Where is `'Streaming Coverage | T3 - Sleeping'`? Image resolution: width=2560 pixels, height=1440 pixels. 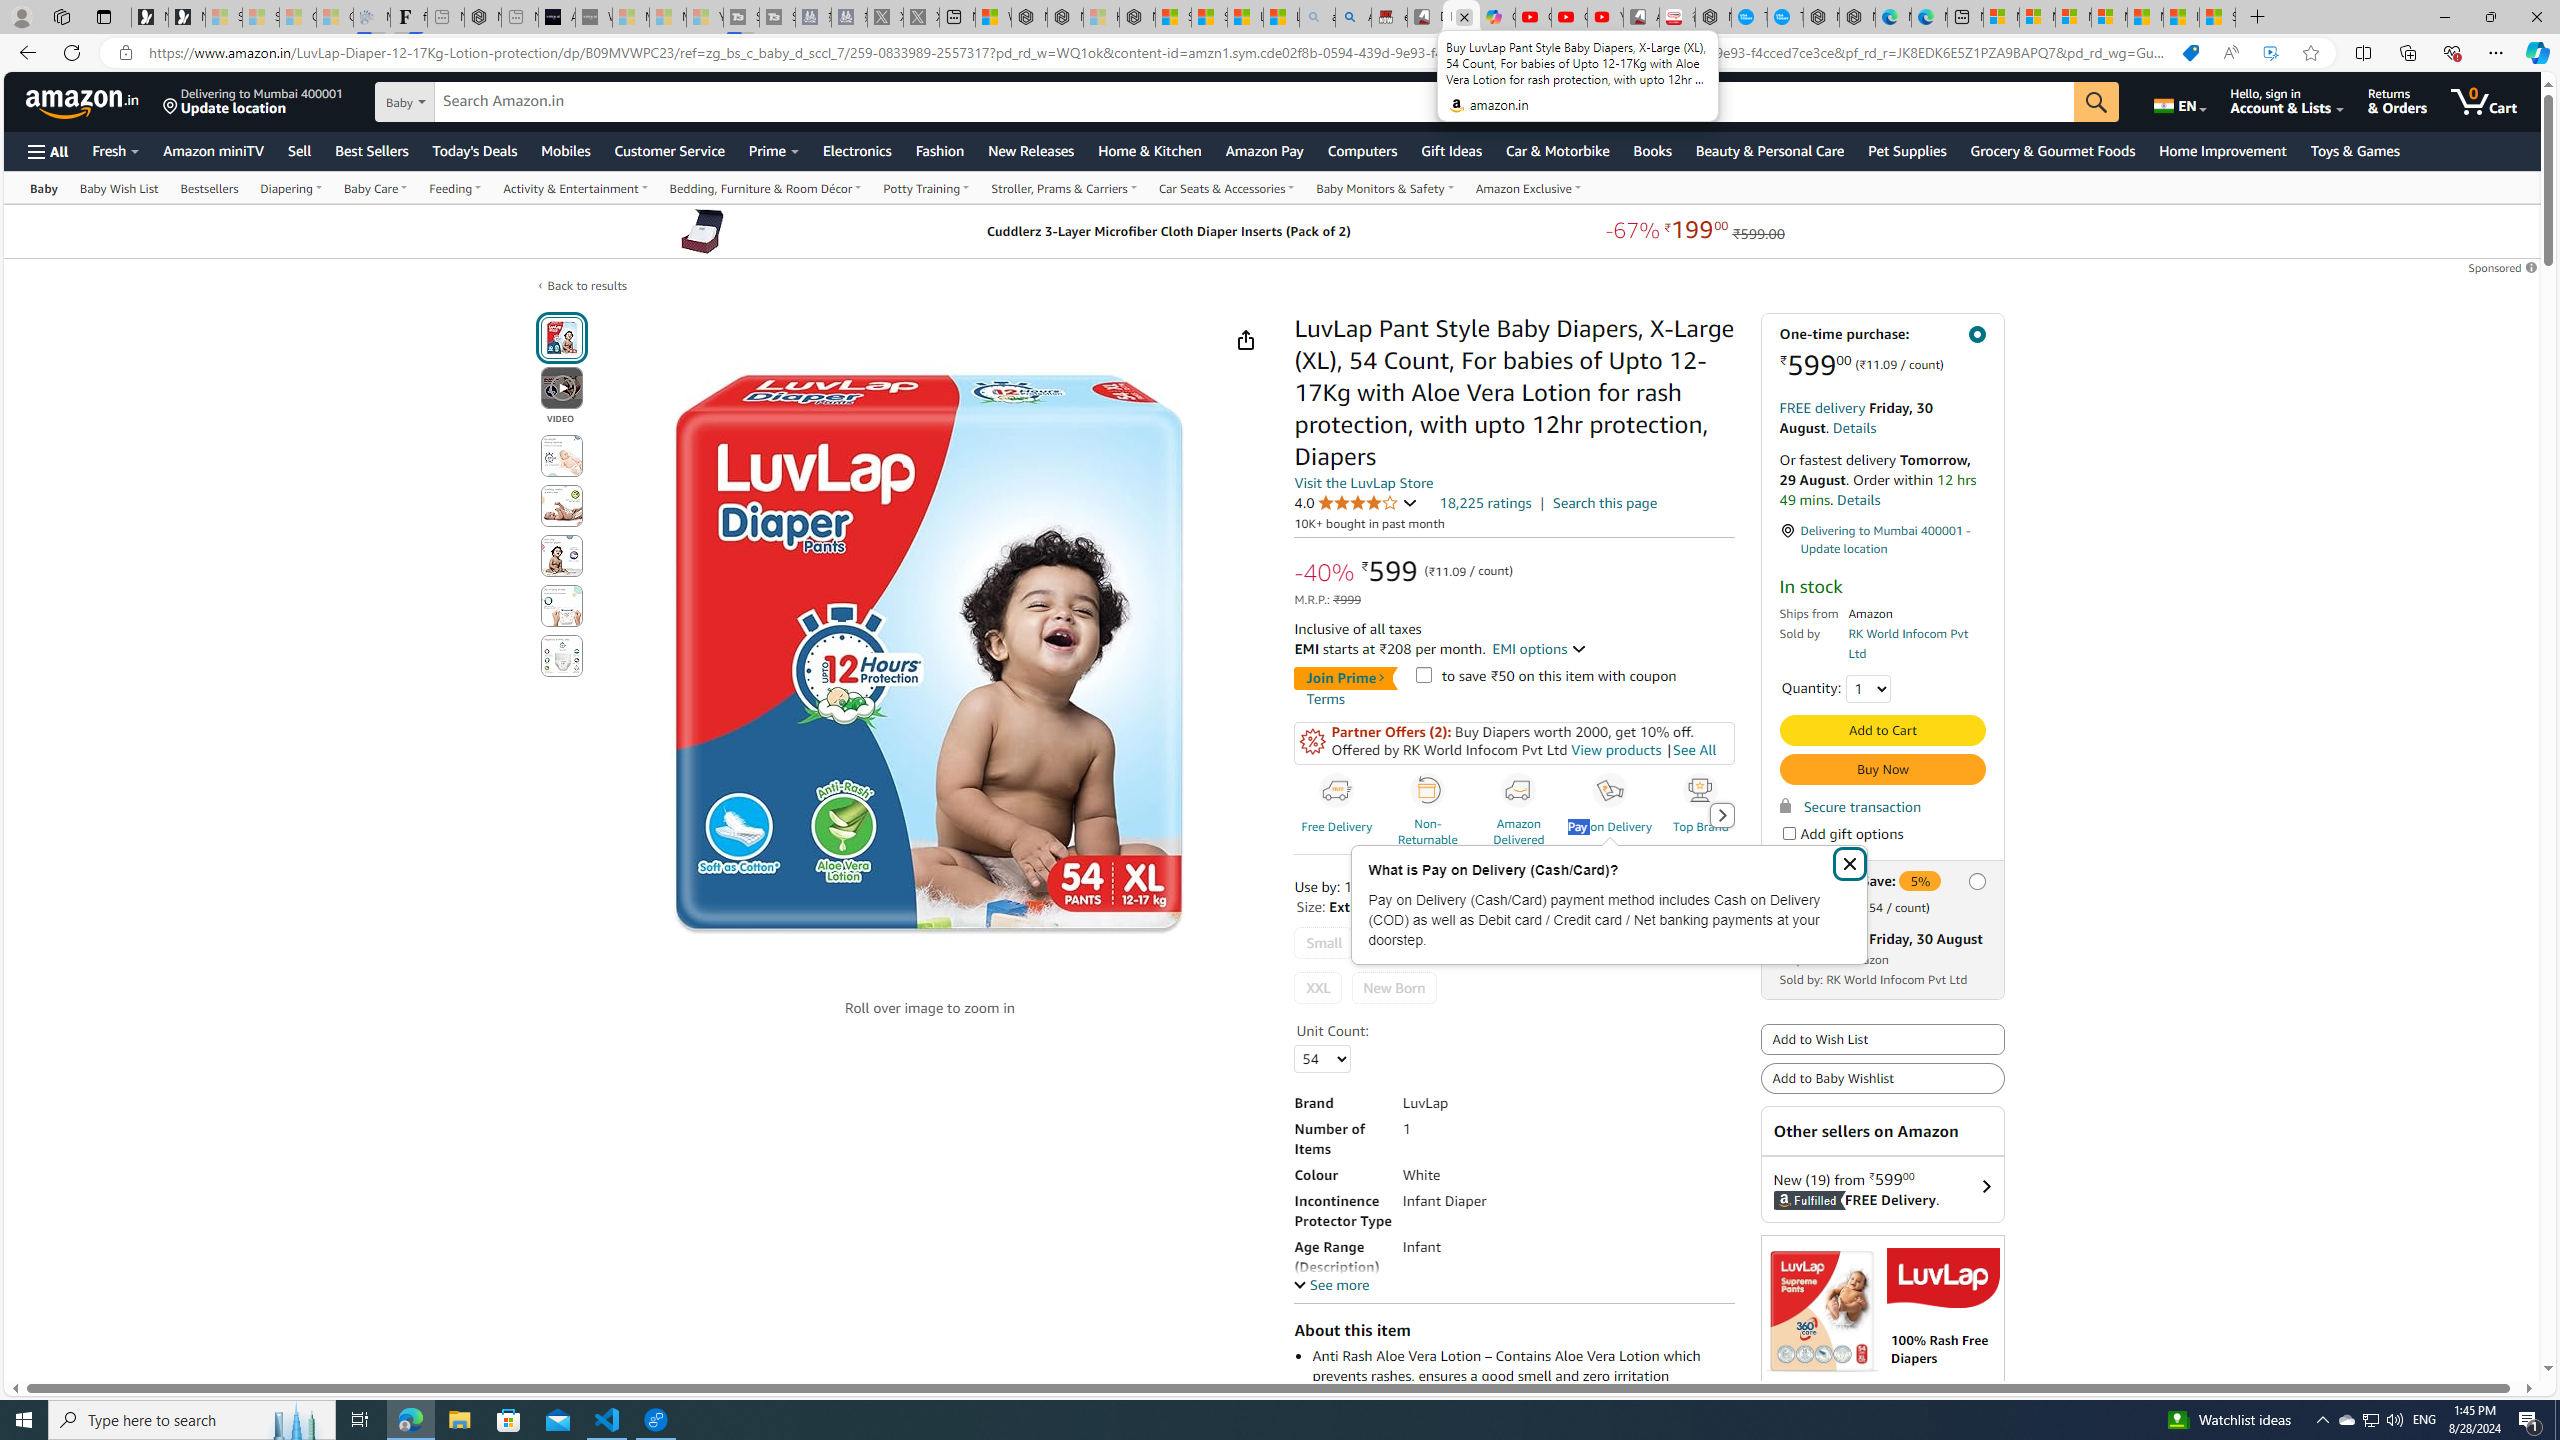
'Streaming Coverage | T3 - Sleeping' is located at coordinates (741, 16).